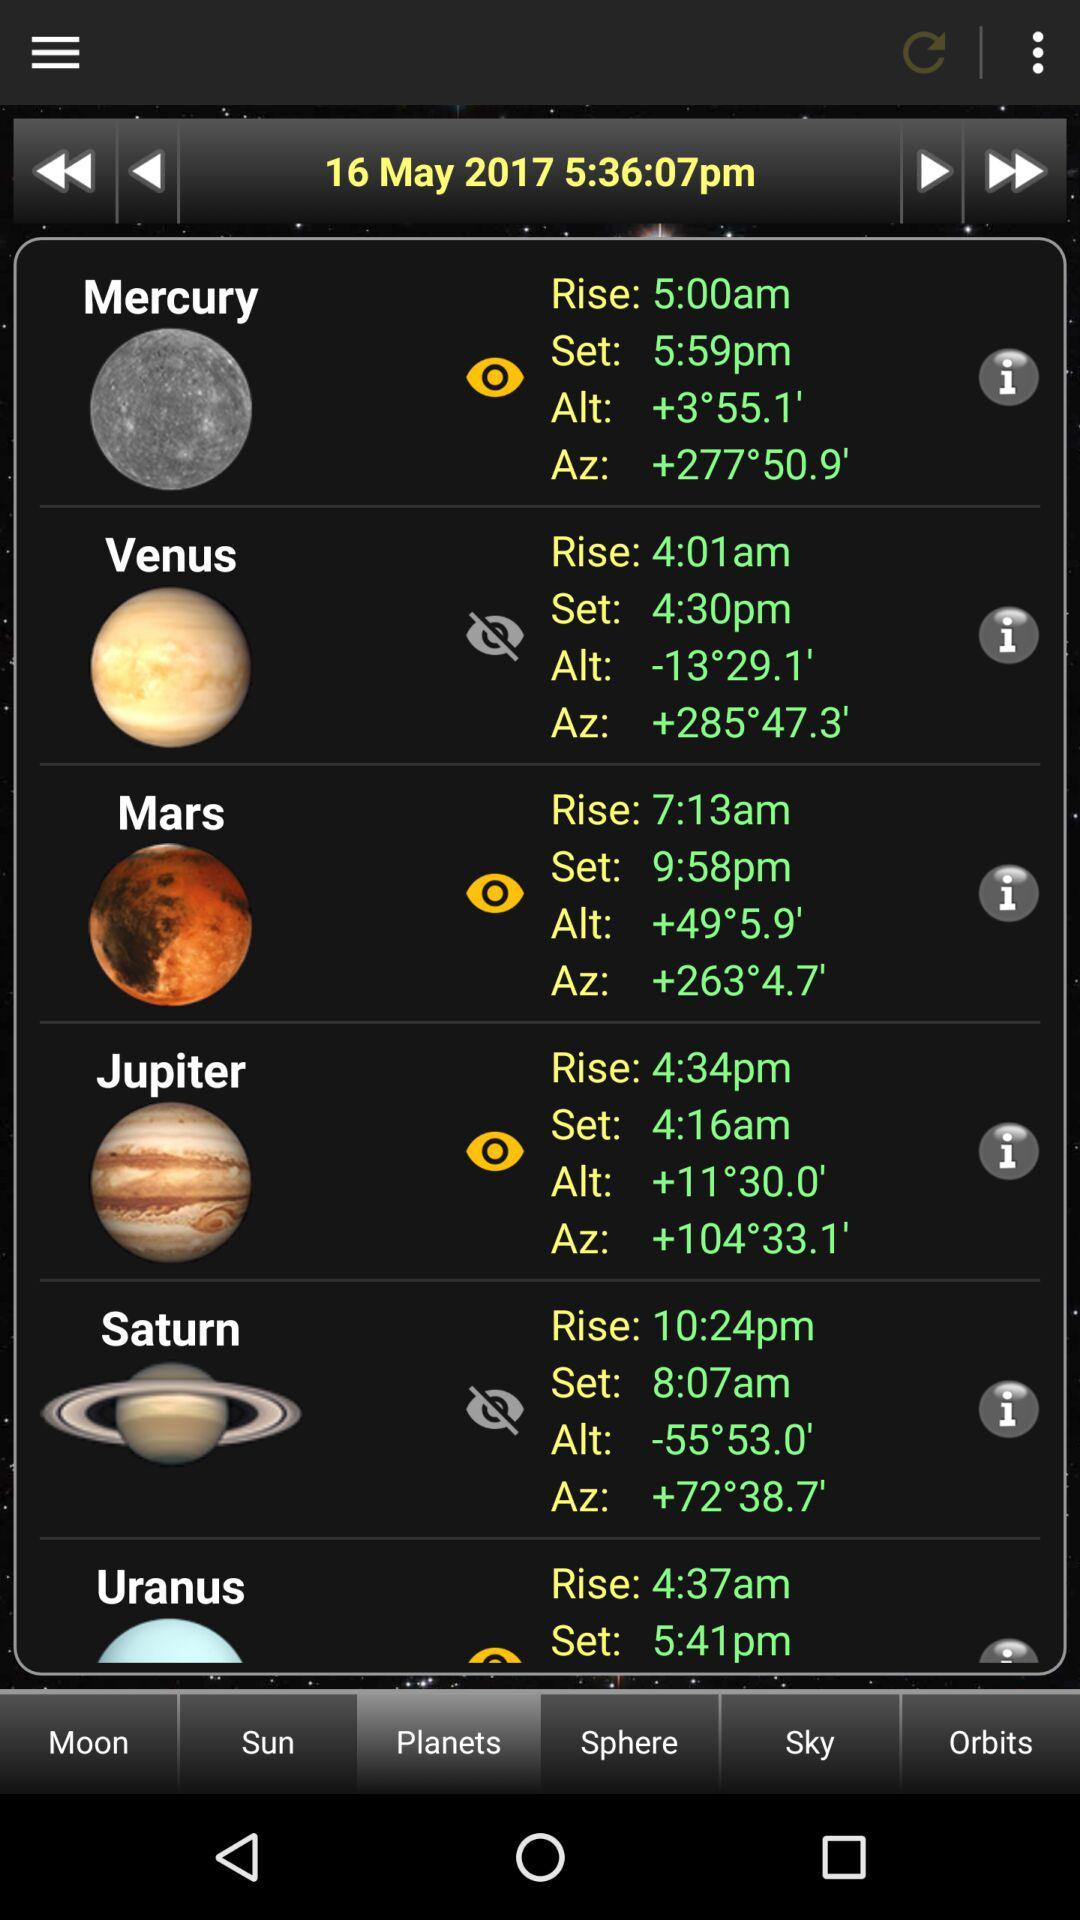 This screenshot has height=1920, width=1080. Describe the element at coordinates (494, 634) in the screenshot. I see `unhide` at that location.